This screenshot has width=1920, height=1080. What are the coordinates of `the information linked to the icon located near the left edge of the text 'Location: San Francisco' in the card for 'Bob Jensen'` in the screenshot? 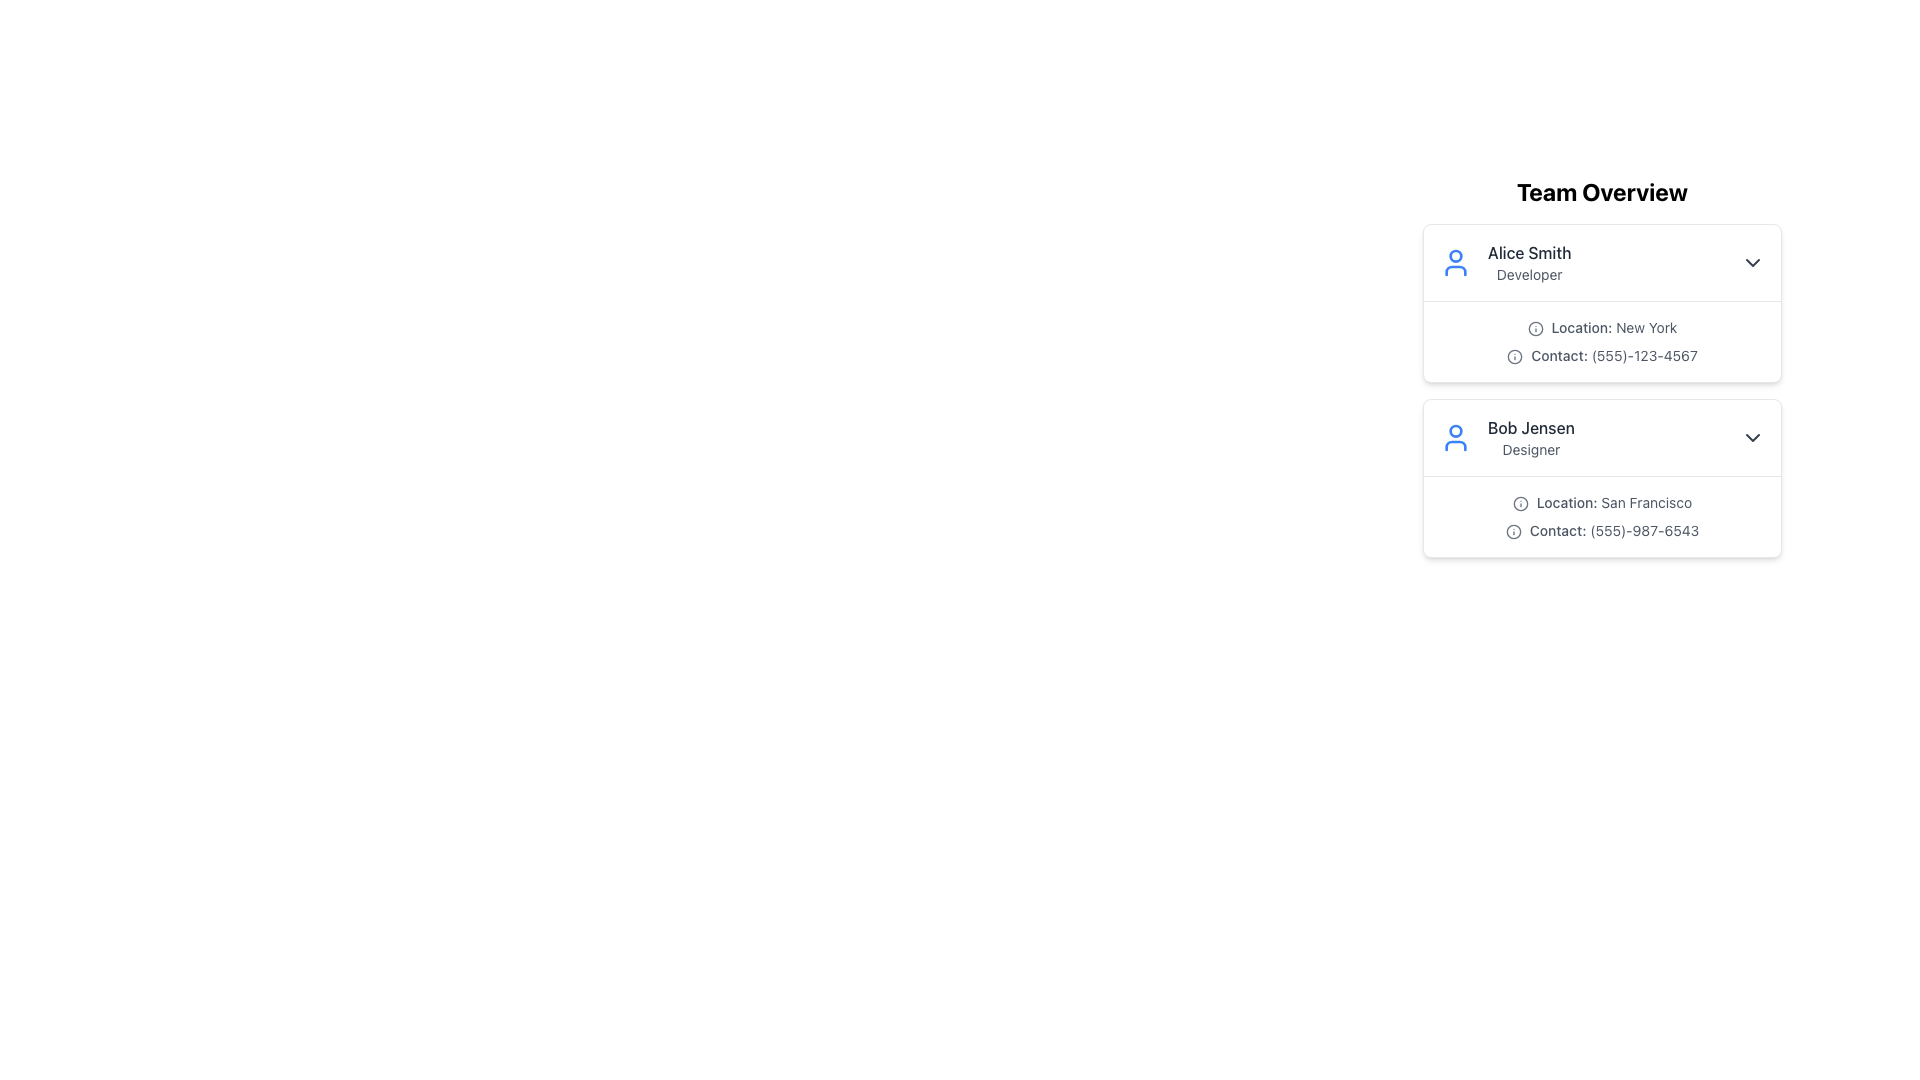 It's located at (1520, 503).